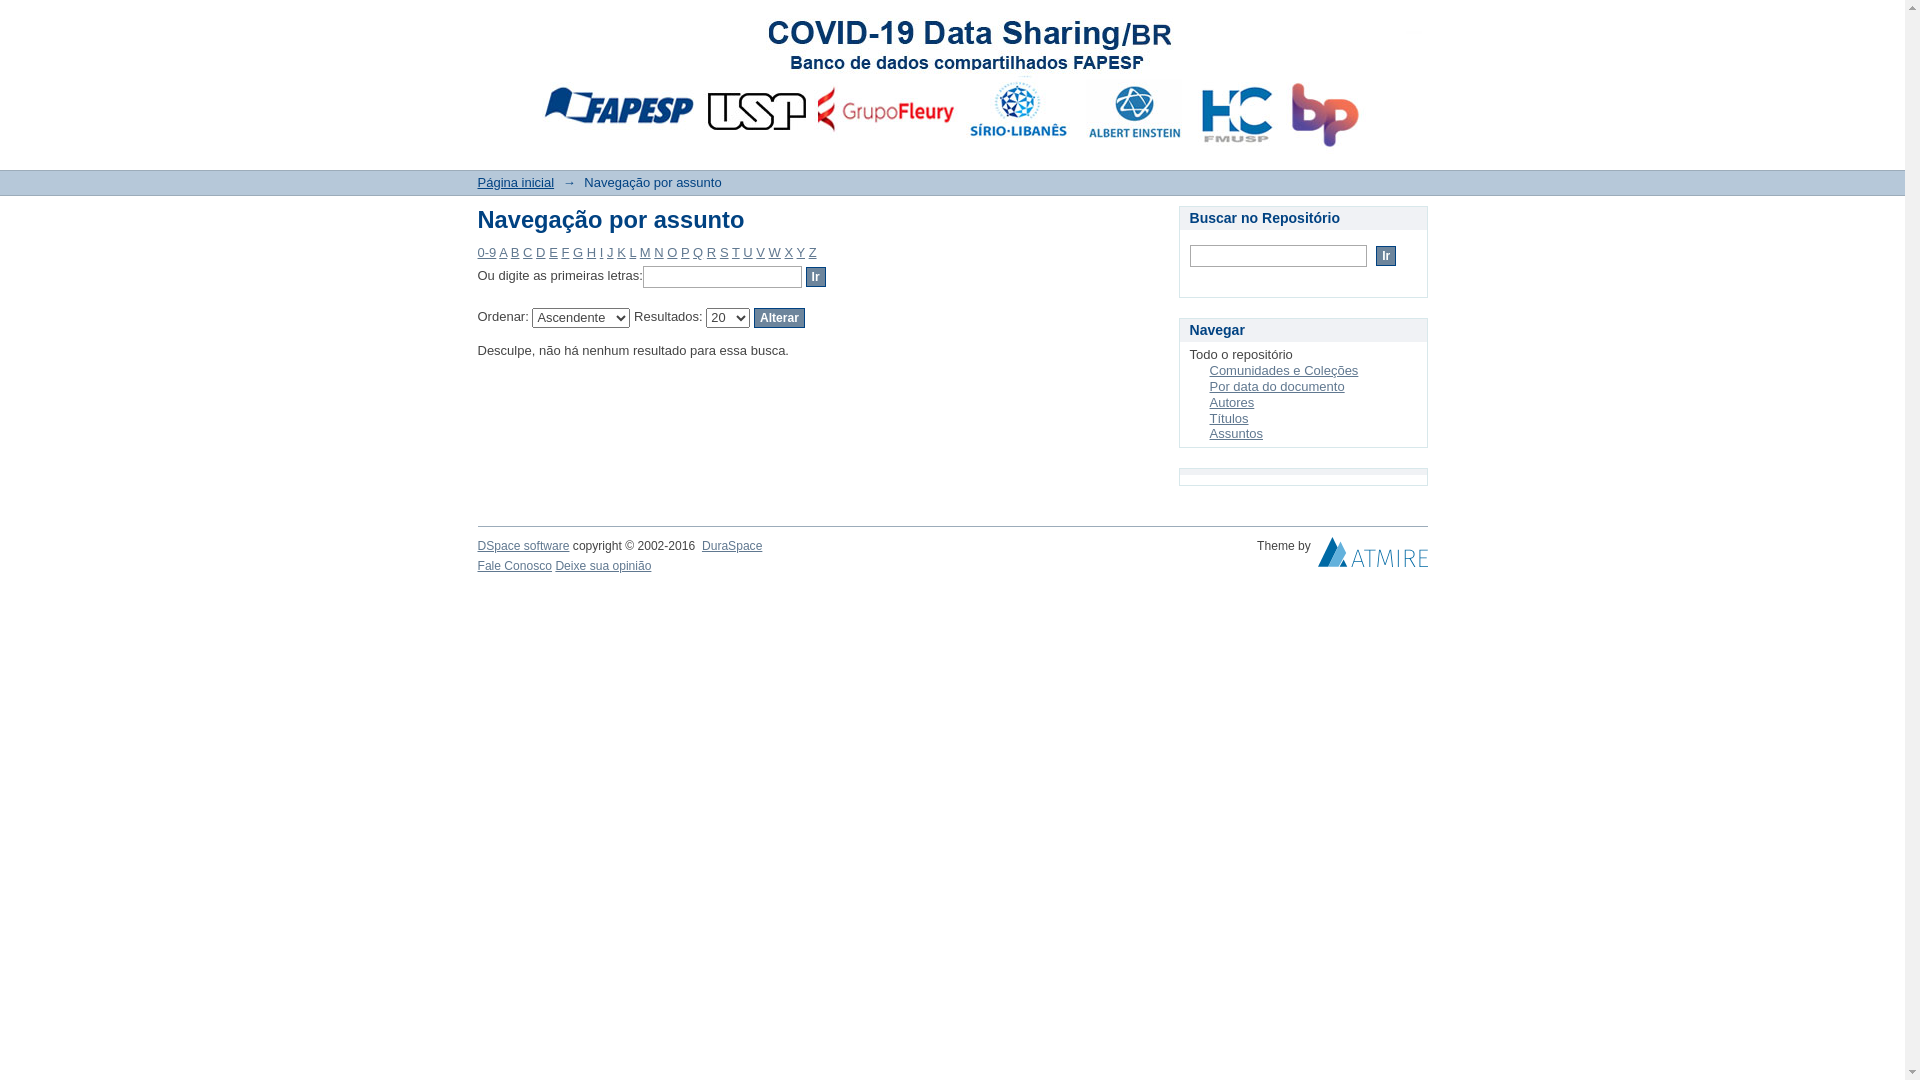 The image size is (1920, 1080). Describe the element at coordinates (1231, 402) in the screenshot. I see `'Autores'` at that location.